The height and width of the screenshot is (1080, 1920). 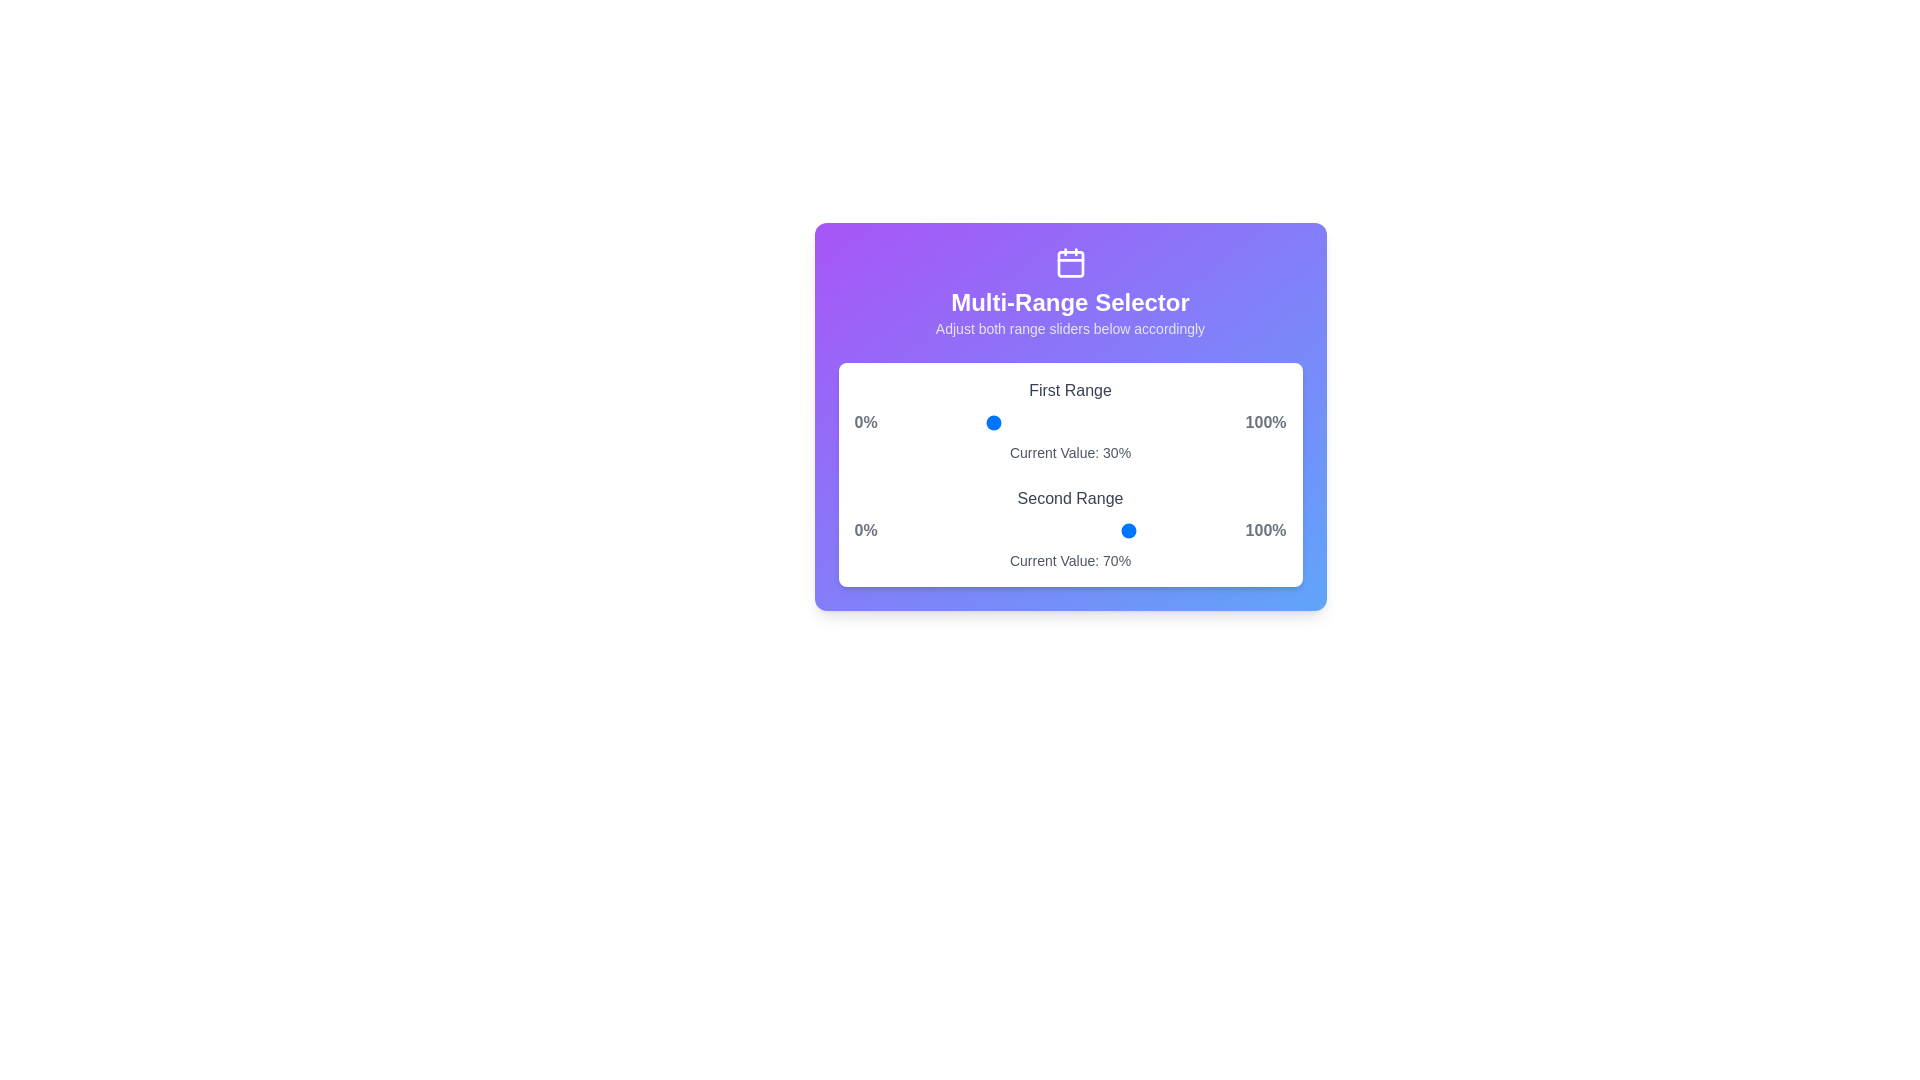 What do you see at coordinates (1069, 263) in the screenshot?
I see `the large inner rectangle of the calendar icon located at the top of the interface` at bounding box center [1069, 263].